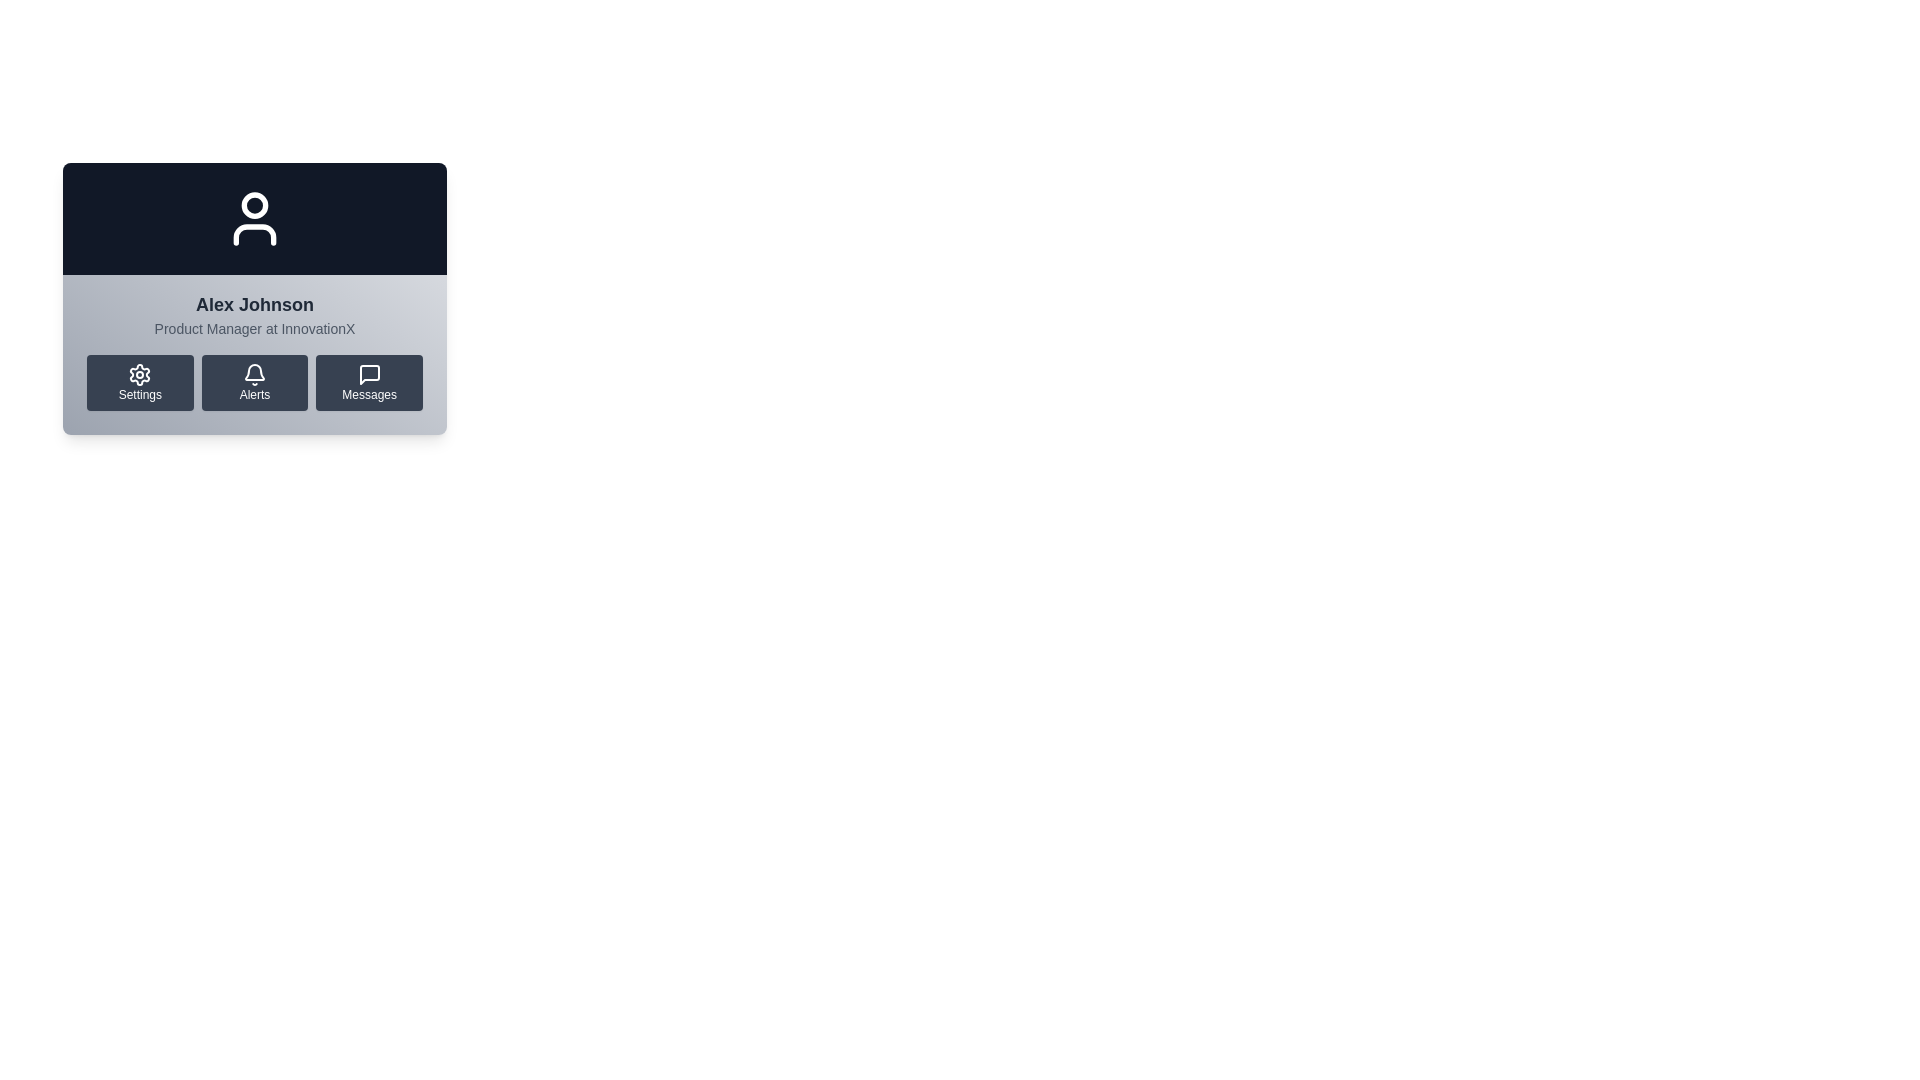 The width and height of the screenshot is (1920, 1080). Describe the element at coordinates (139, 374) in the screenshot. I see `the gear icon embedded in the 'Settings' button located at the bottom left of the user profile card` at that location.